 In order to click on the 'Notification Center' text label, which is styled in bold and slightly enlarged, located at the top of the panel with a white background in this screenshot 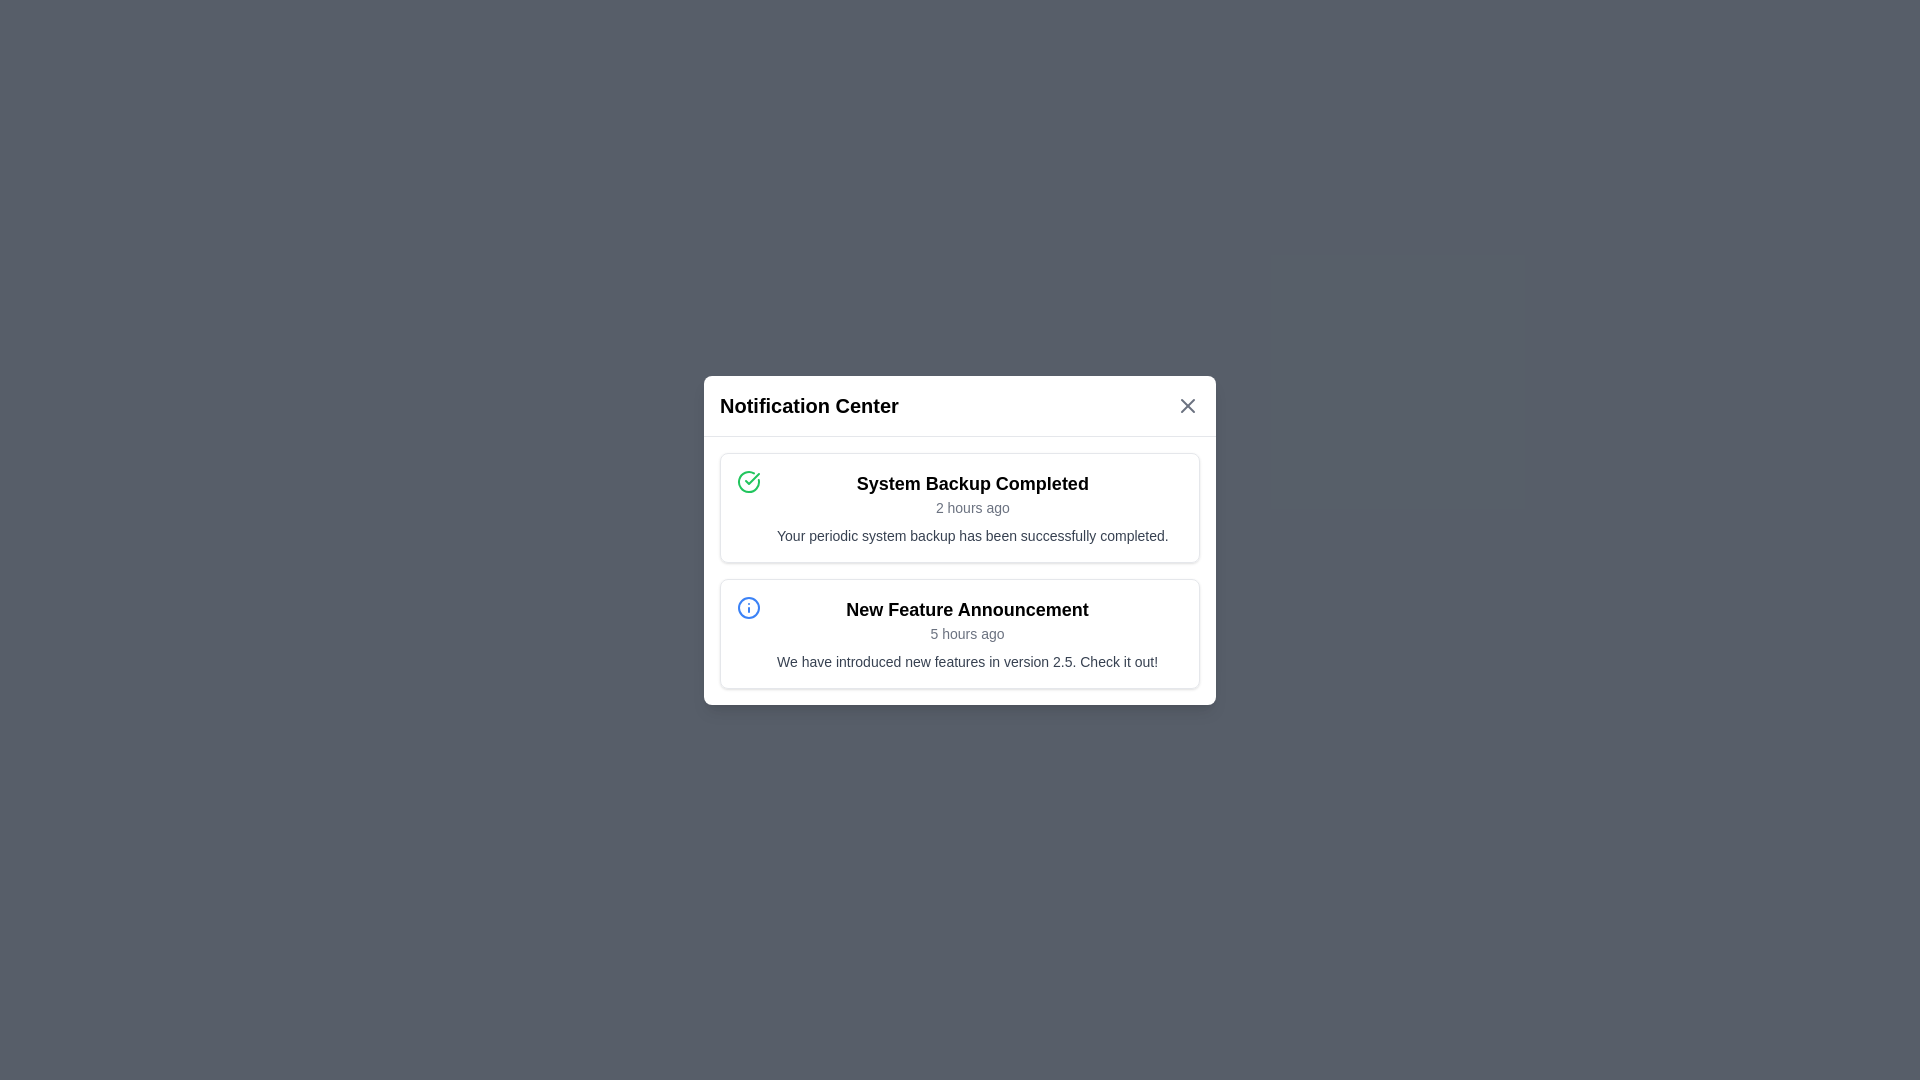, I will do `click(809, 405)`.